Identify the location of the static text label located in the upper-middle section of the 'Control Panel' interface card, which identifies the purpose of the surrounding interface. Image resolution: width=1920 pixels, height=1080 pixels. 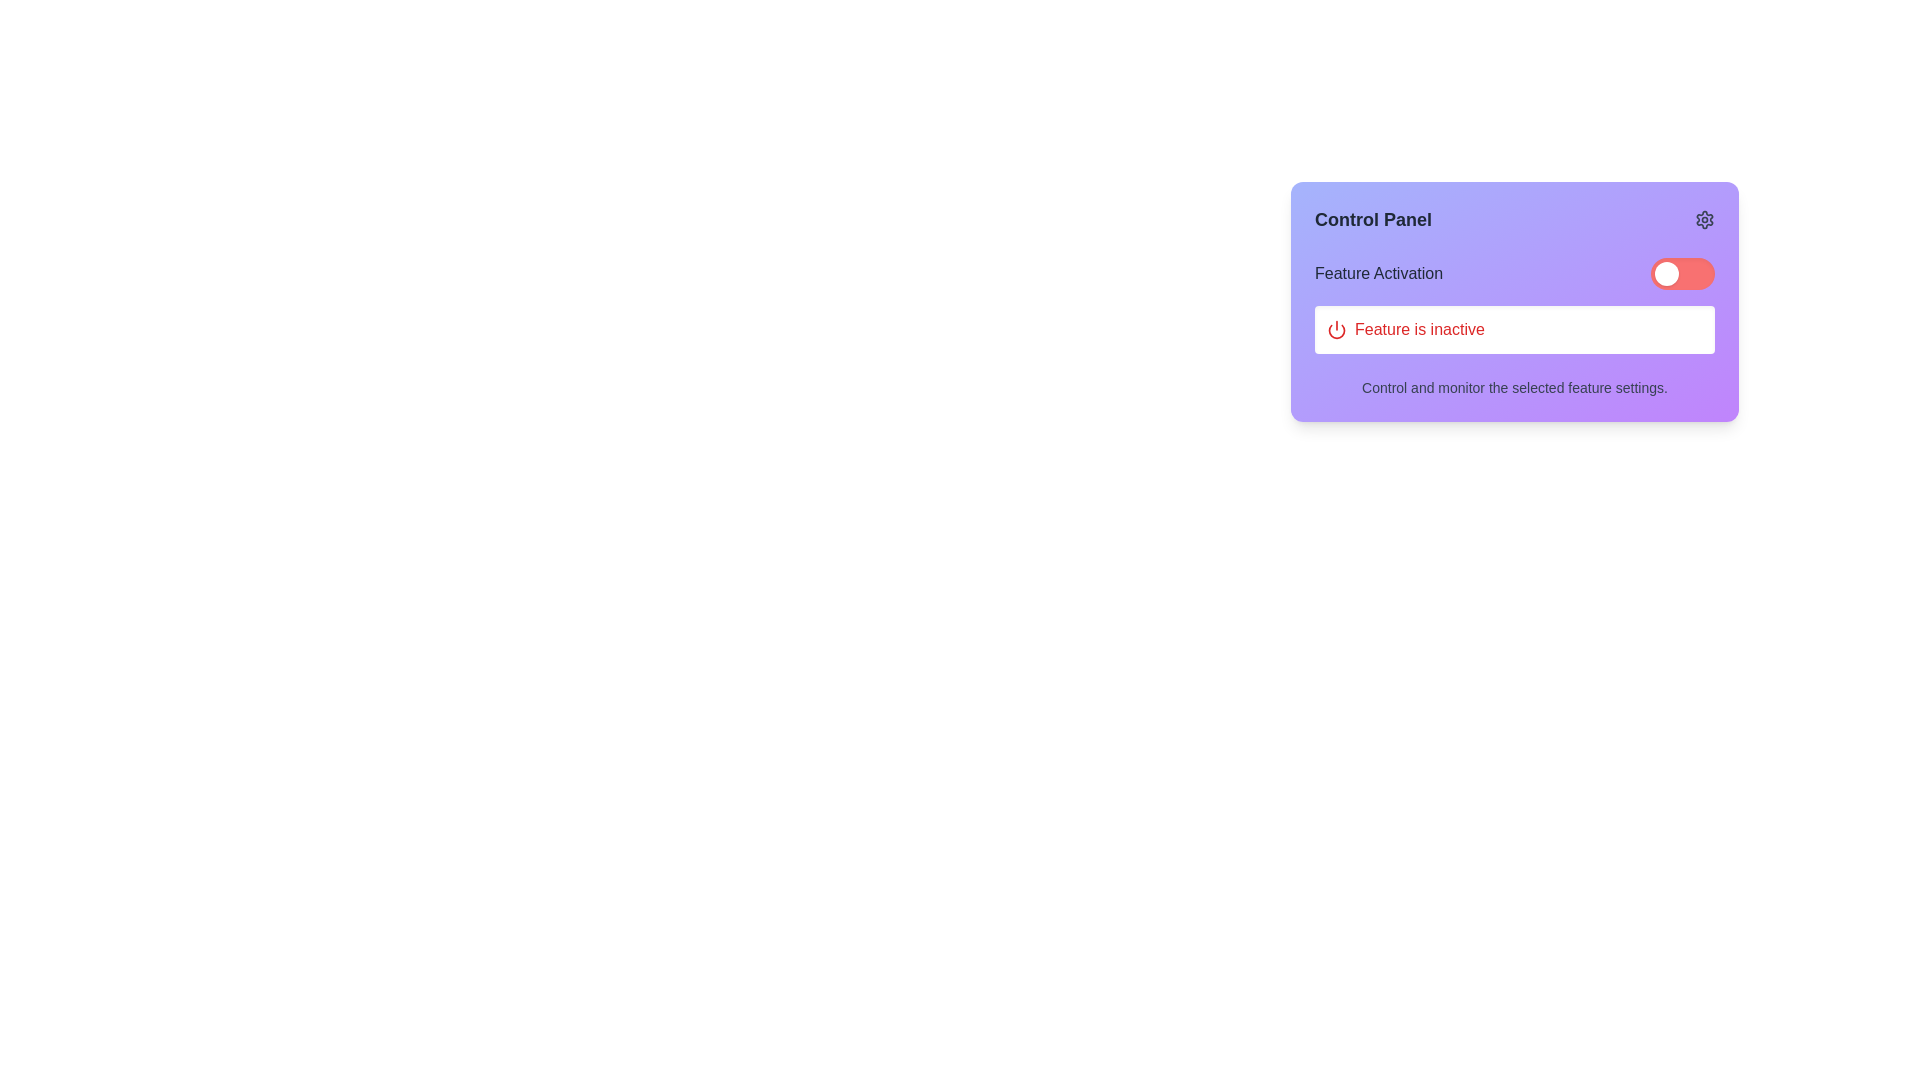
(1377, 273).